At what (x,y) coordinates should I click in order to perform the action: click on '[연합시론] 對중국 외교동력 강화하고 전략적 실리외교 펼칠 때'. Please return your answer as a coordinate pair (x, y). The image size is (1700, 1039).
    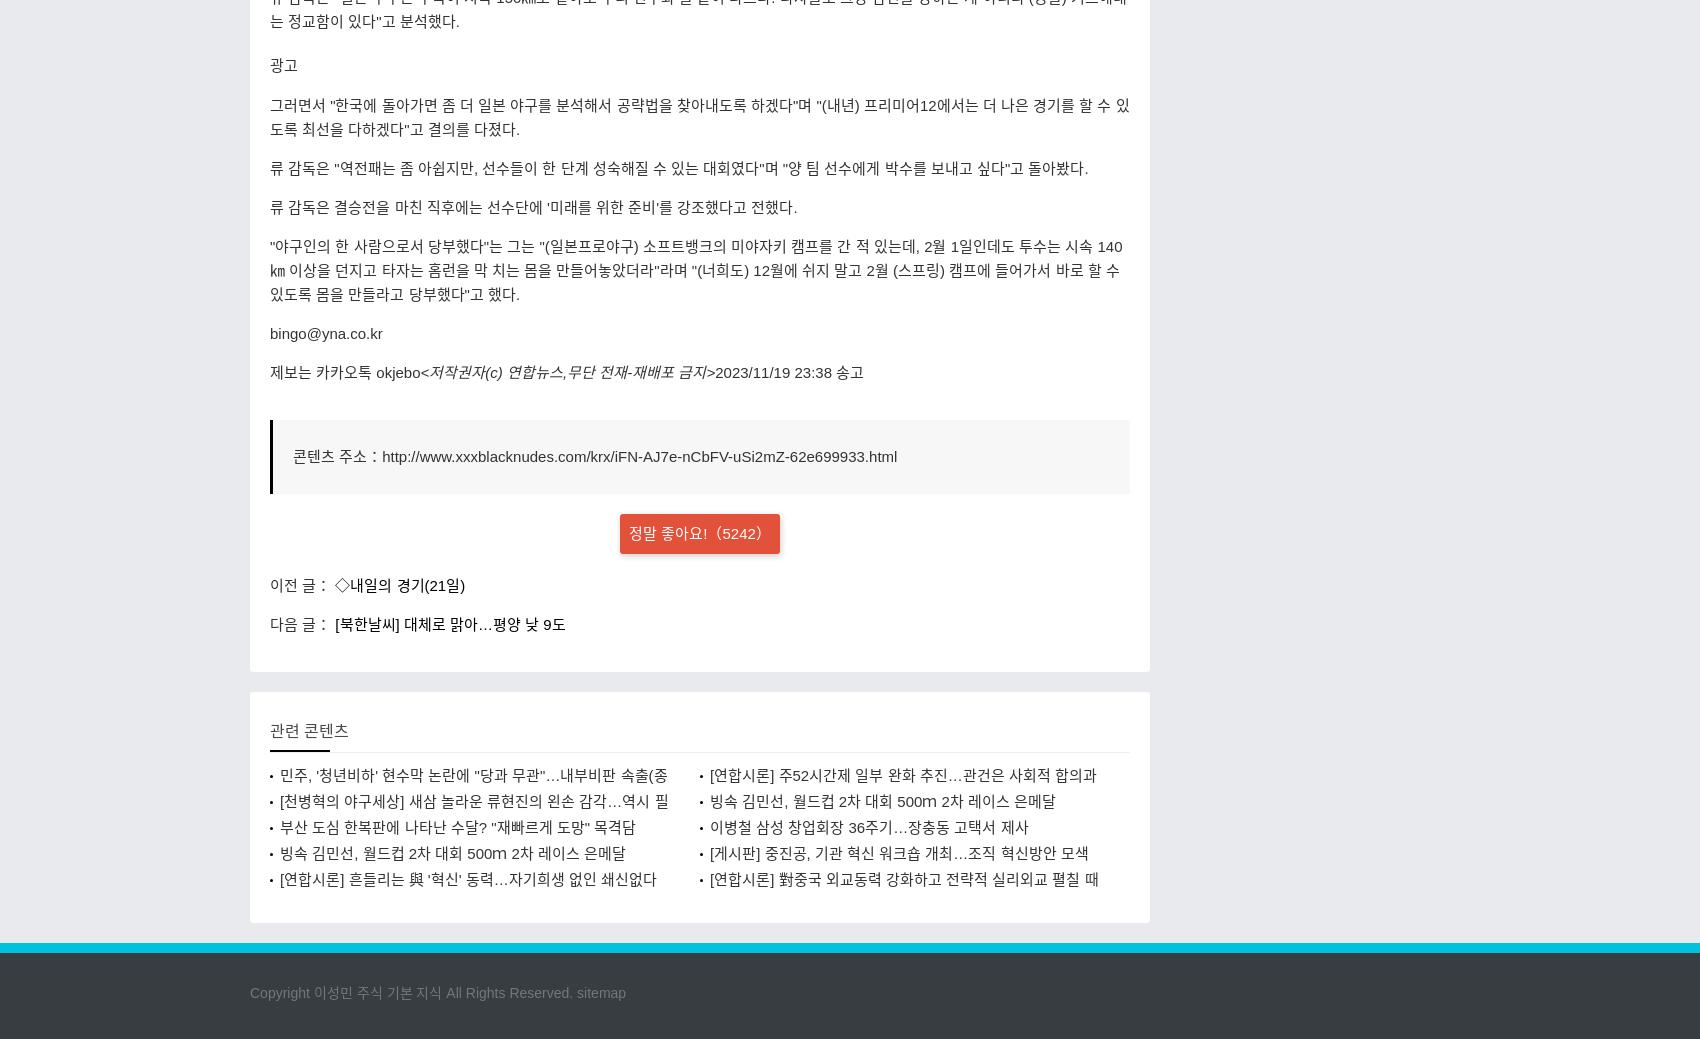
    Looking at the image, I should click on (904, 878).